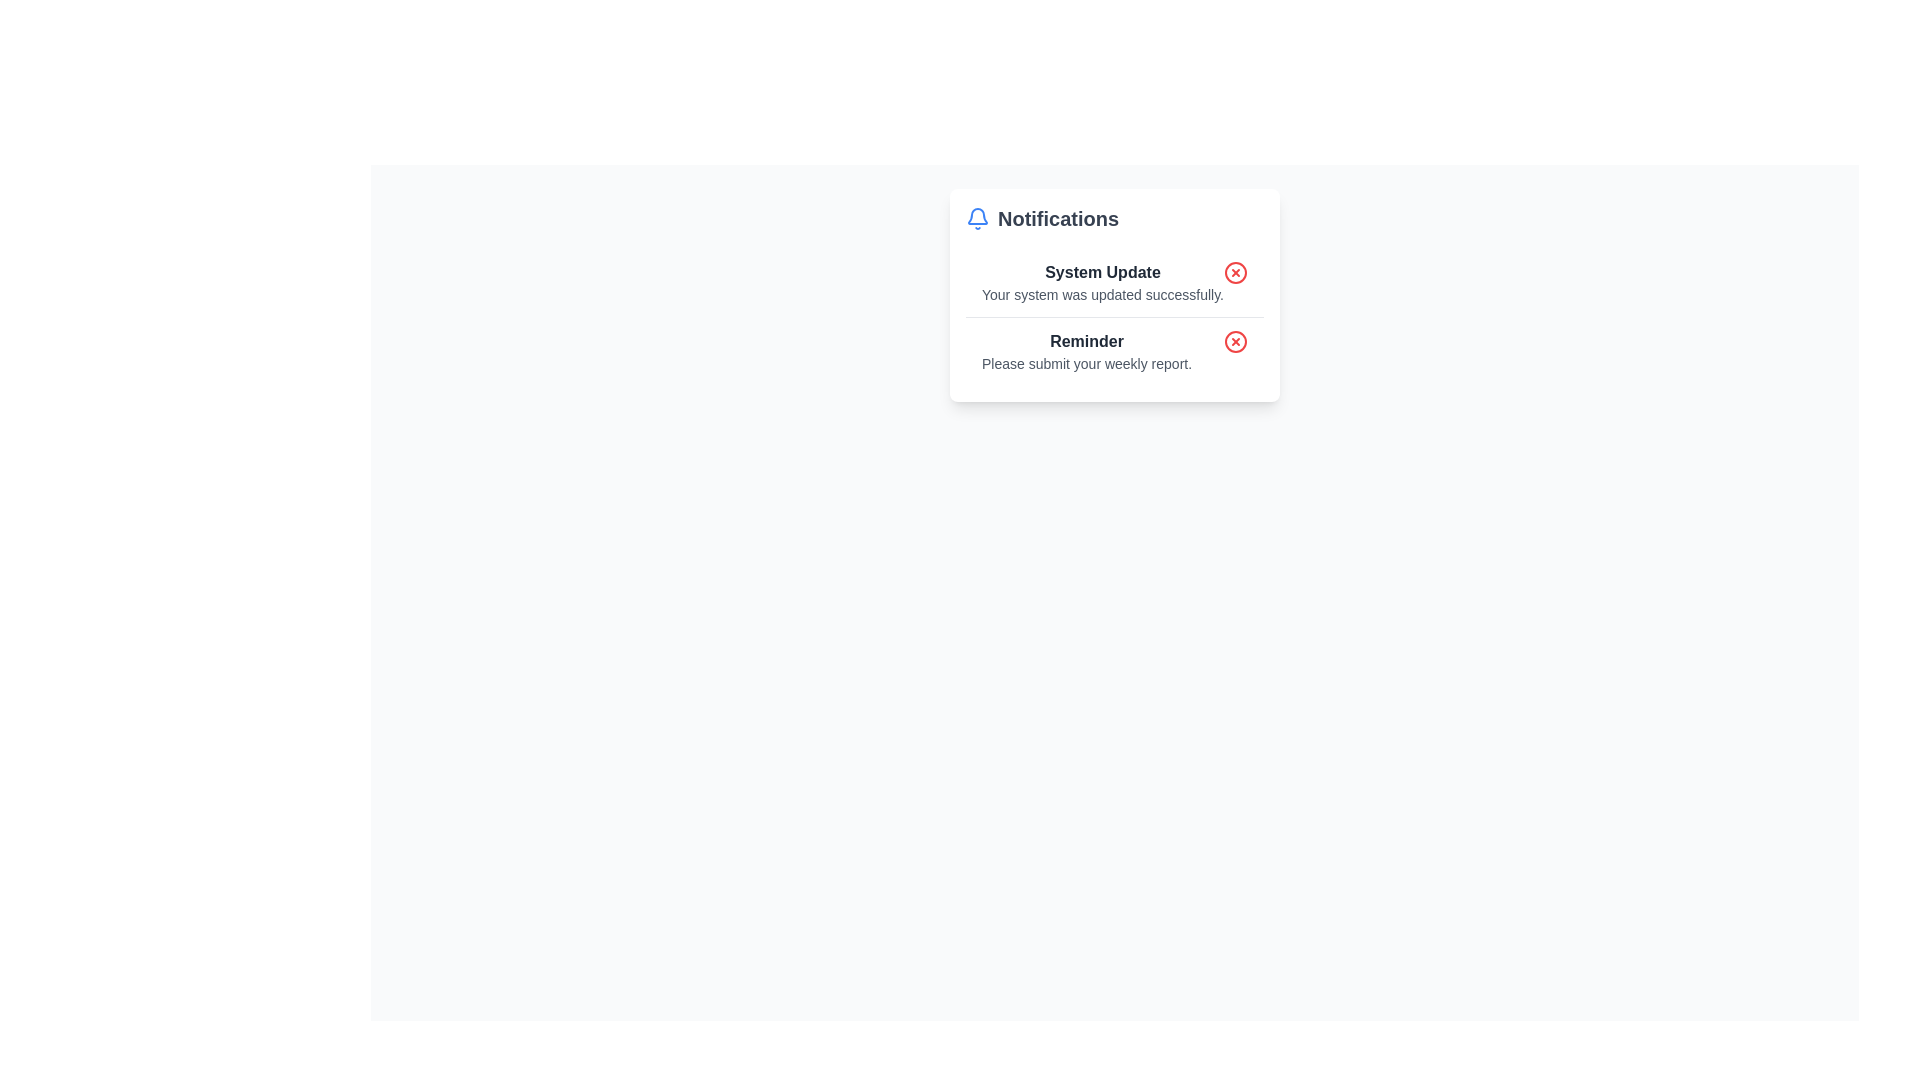  What do you see at coordinates (1235, 341) in the screenshot?
I see `the dismiss button located to the right of the 'Reminder' label in the second row of the notification panel` at bounding box center [1235, 341].